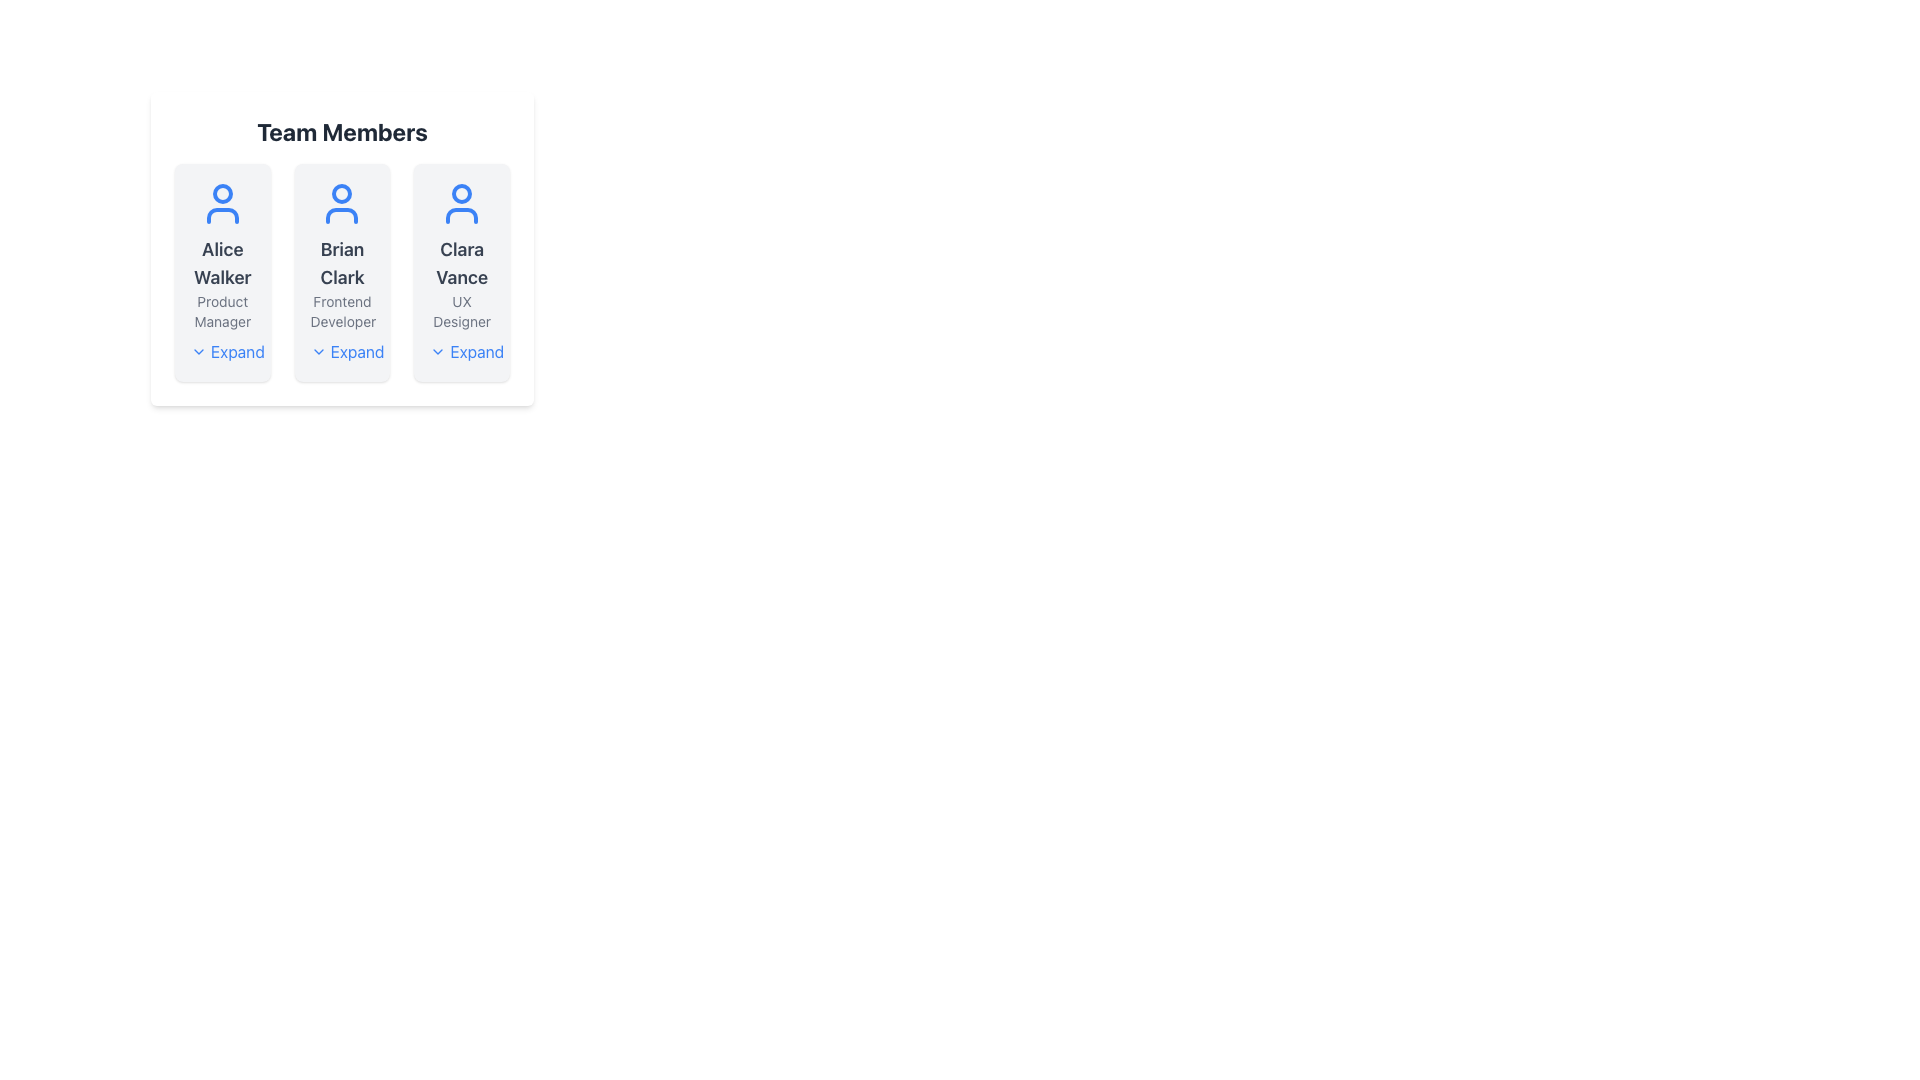  I want to click on the downward-facing chevron icon in the 'Expand' section under 'Alice Walker', so click(198, 350).